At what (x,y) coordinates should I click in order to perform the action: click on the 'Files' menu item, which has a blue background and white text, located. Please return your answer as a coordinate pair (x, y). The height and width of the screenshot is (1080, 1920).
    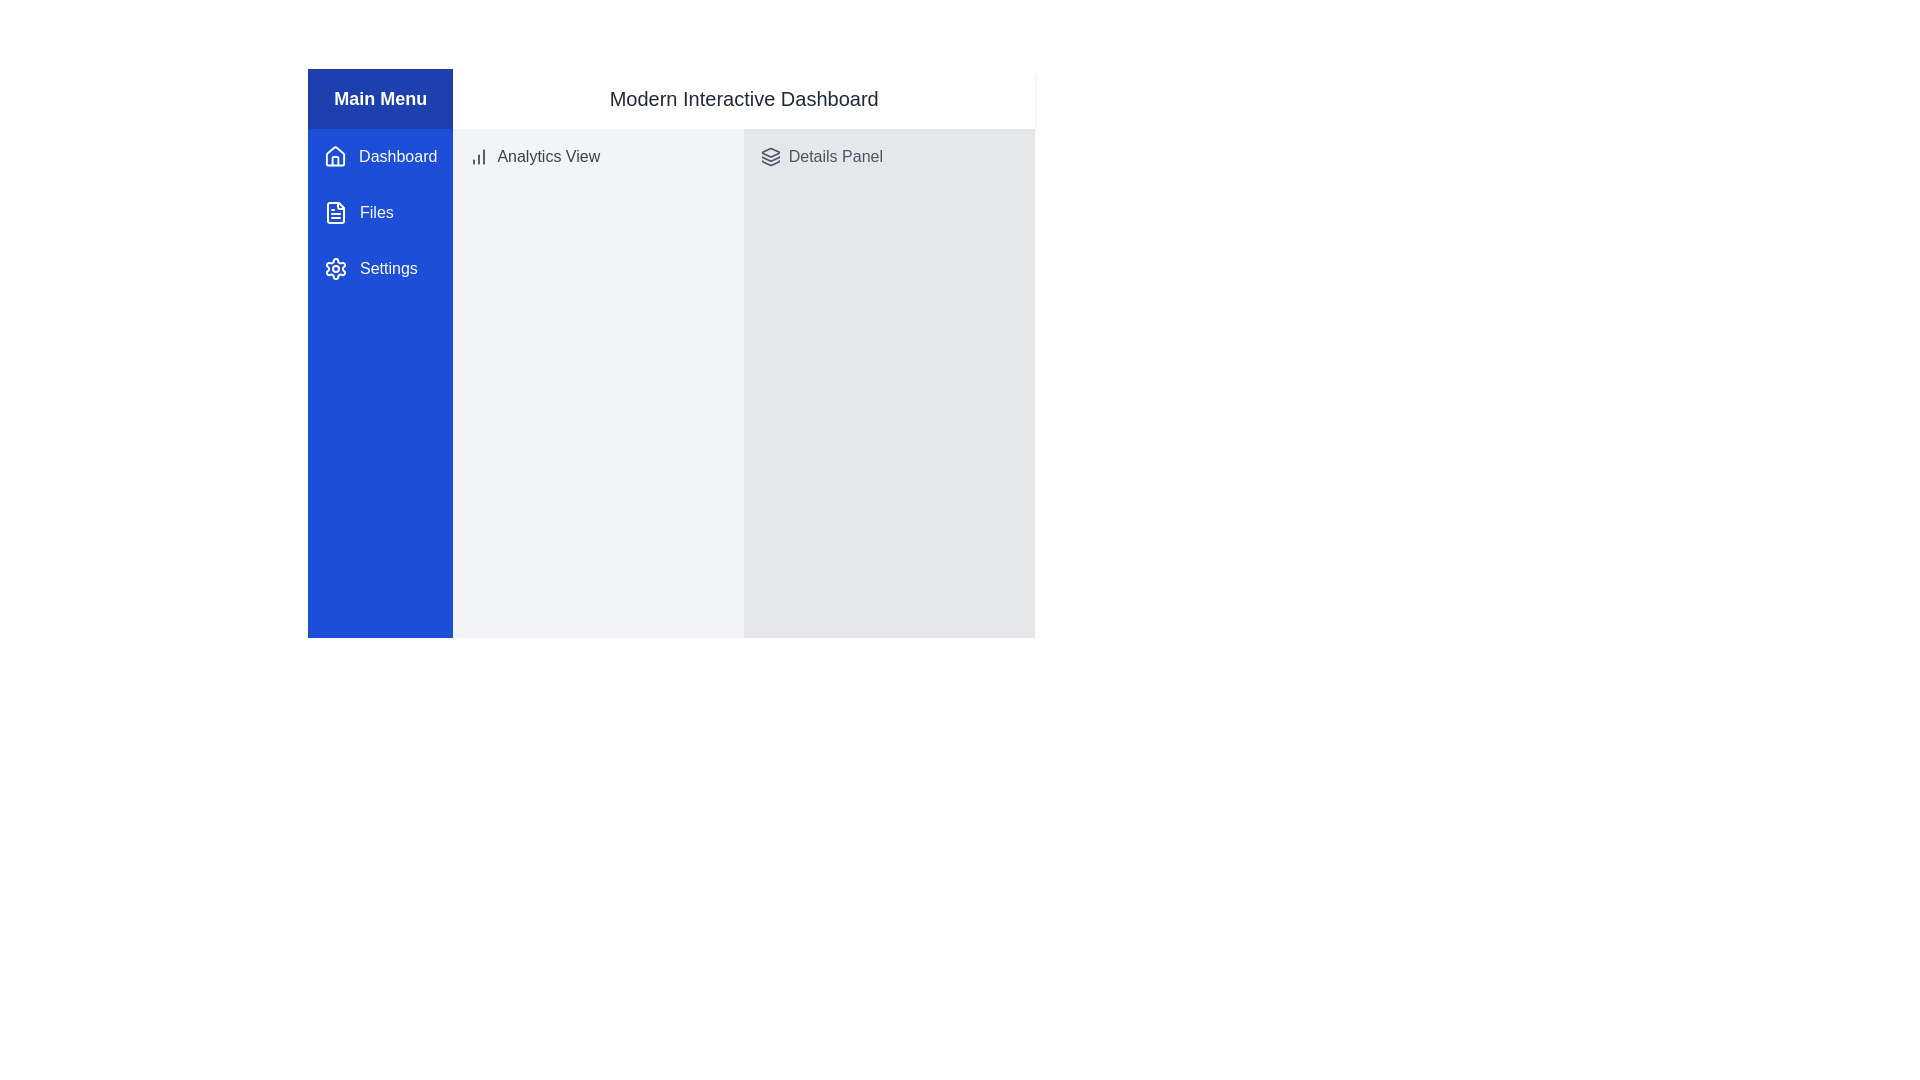
    Looking at the image, I should click on (380, 212).